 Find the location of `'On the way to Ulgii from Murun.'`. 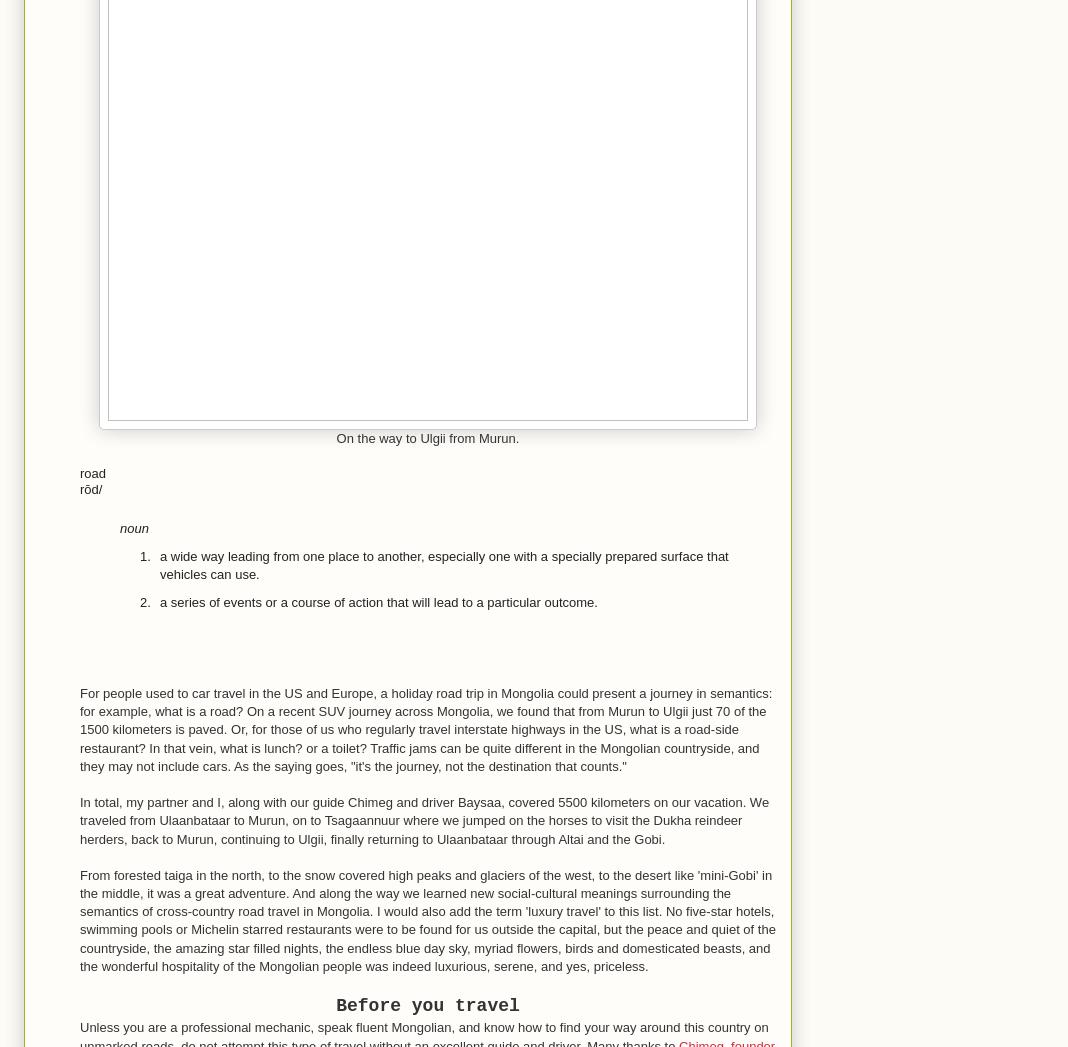

'On the way to Ulgii from Murun.' is located at coordinates (427, 437).